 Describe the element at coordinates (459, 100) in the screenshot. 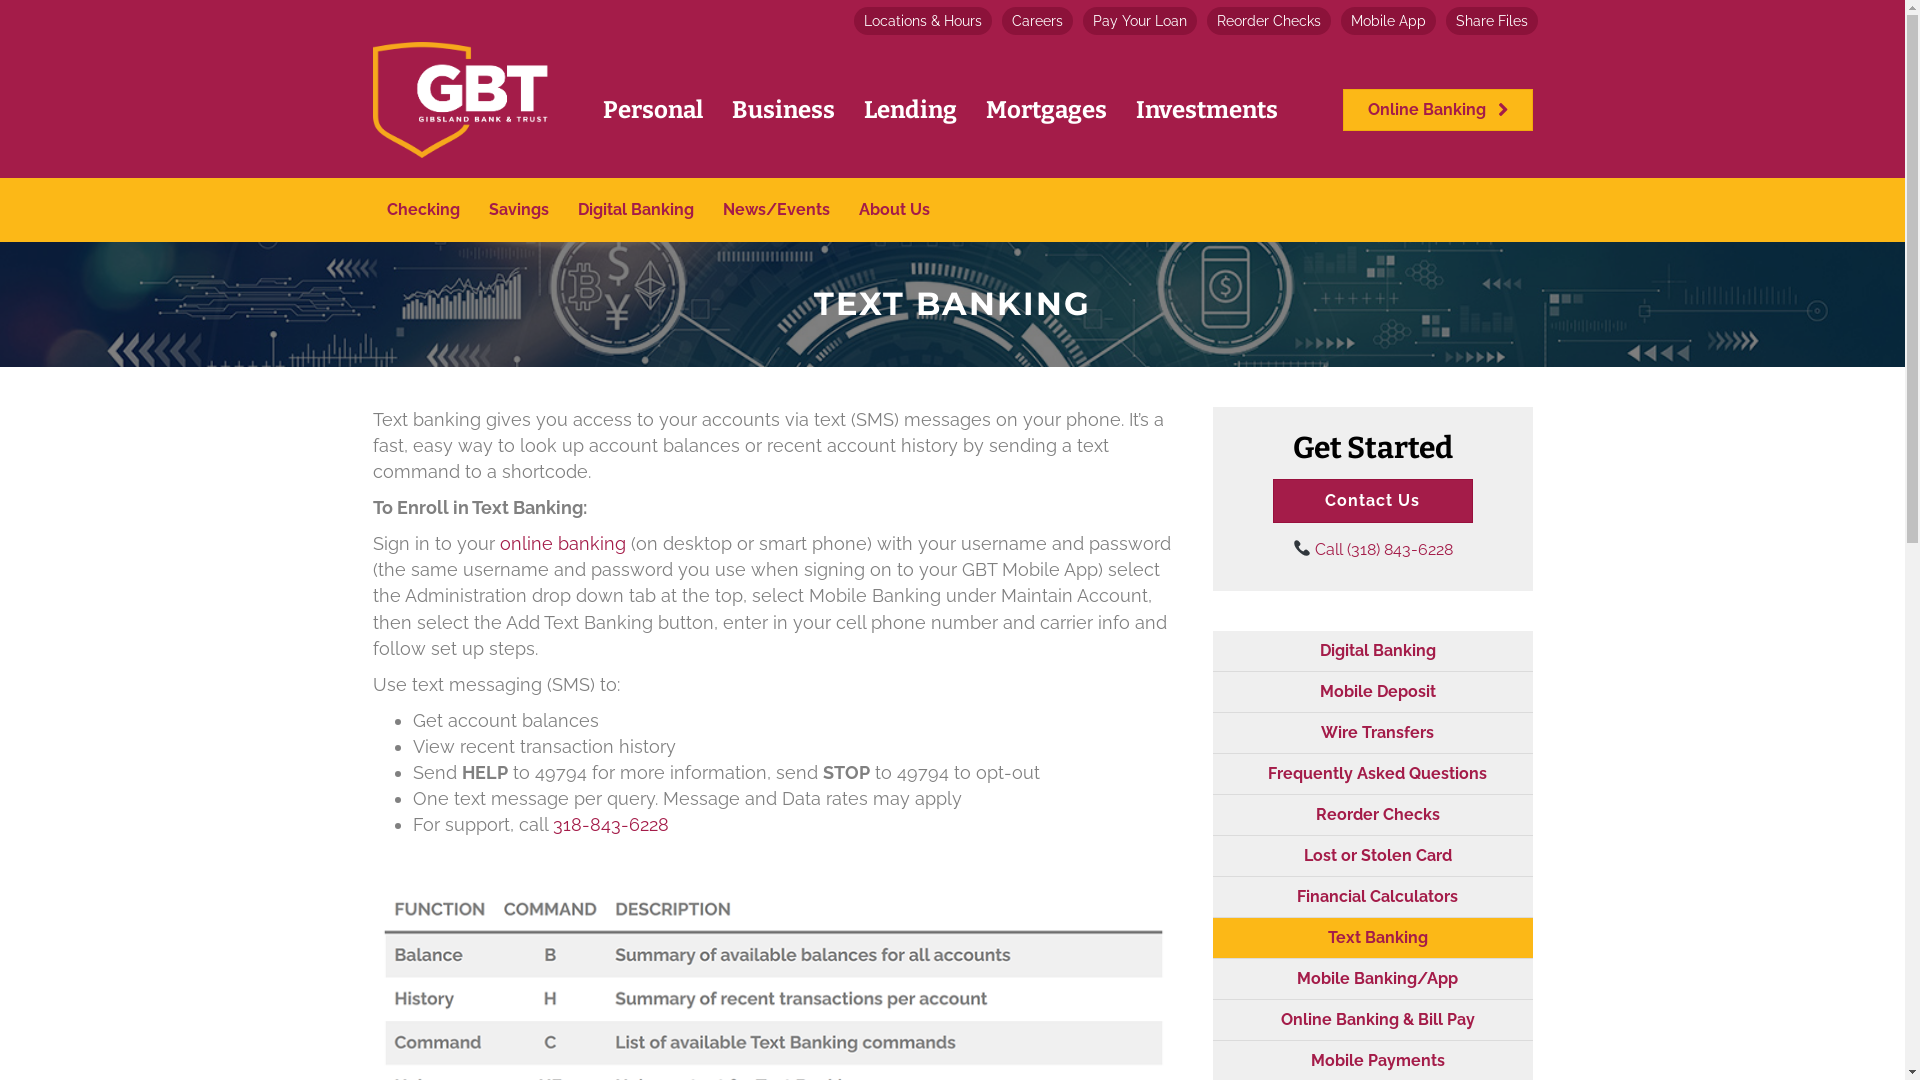

I see `'gbt-final-transparent-cropped-01'` at that location.